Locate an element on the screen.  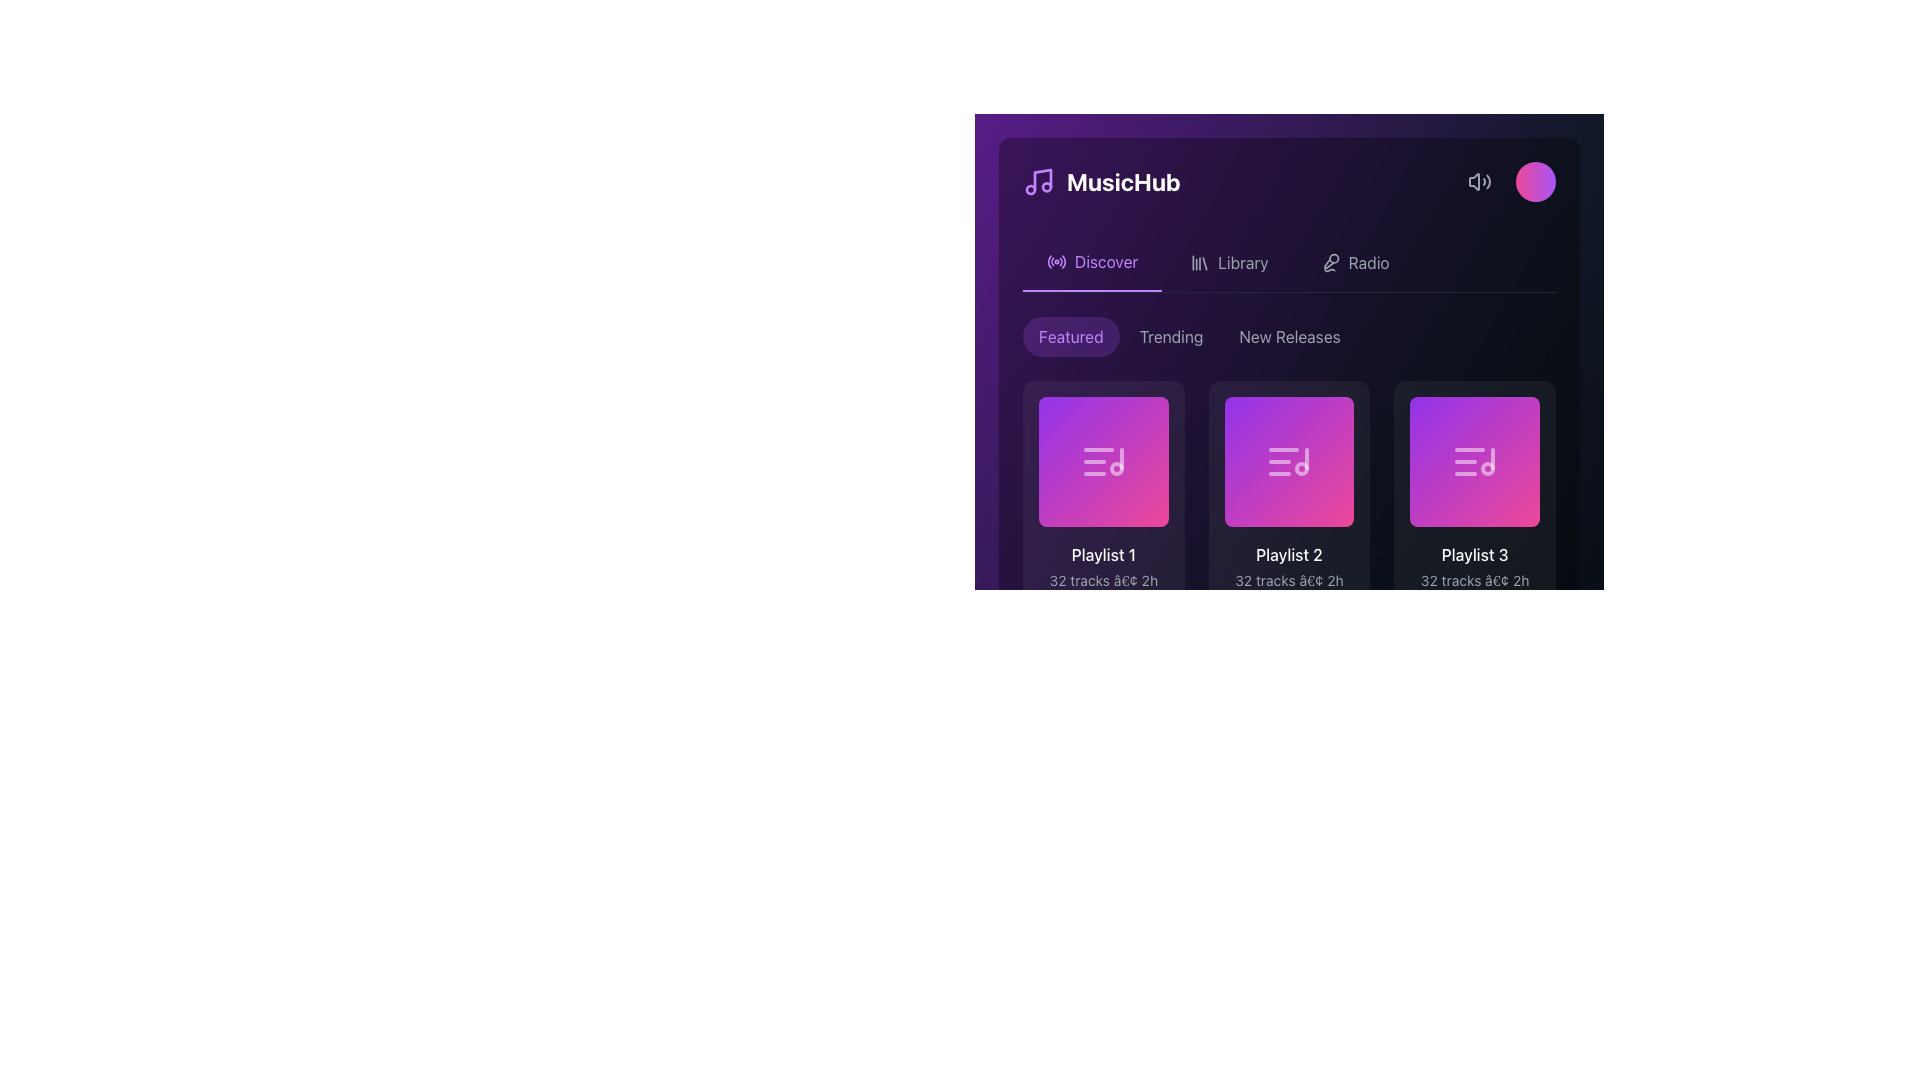
the 'Library' icon located at the top navigation menu is located at coordinates (1200, 261).